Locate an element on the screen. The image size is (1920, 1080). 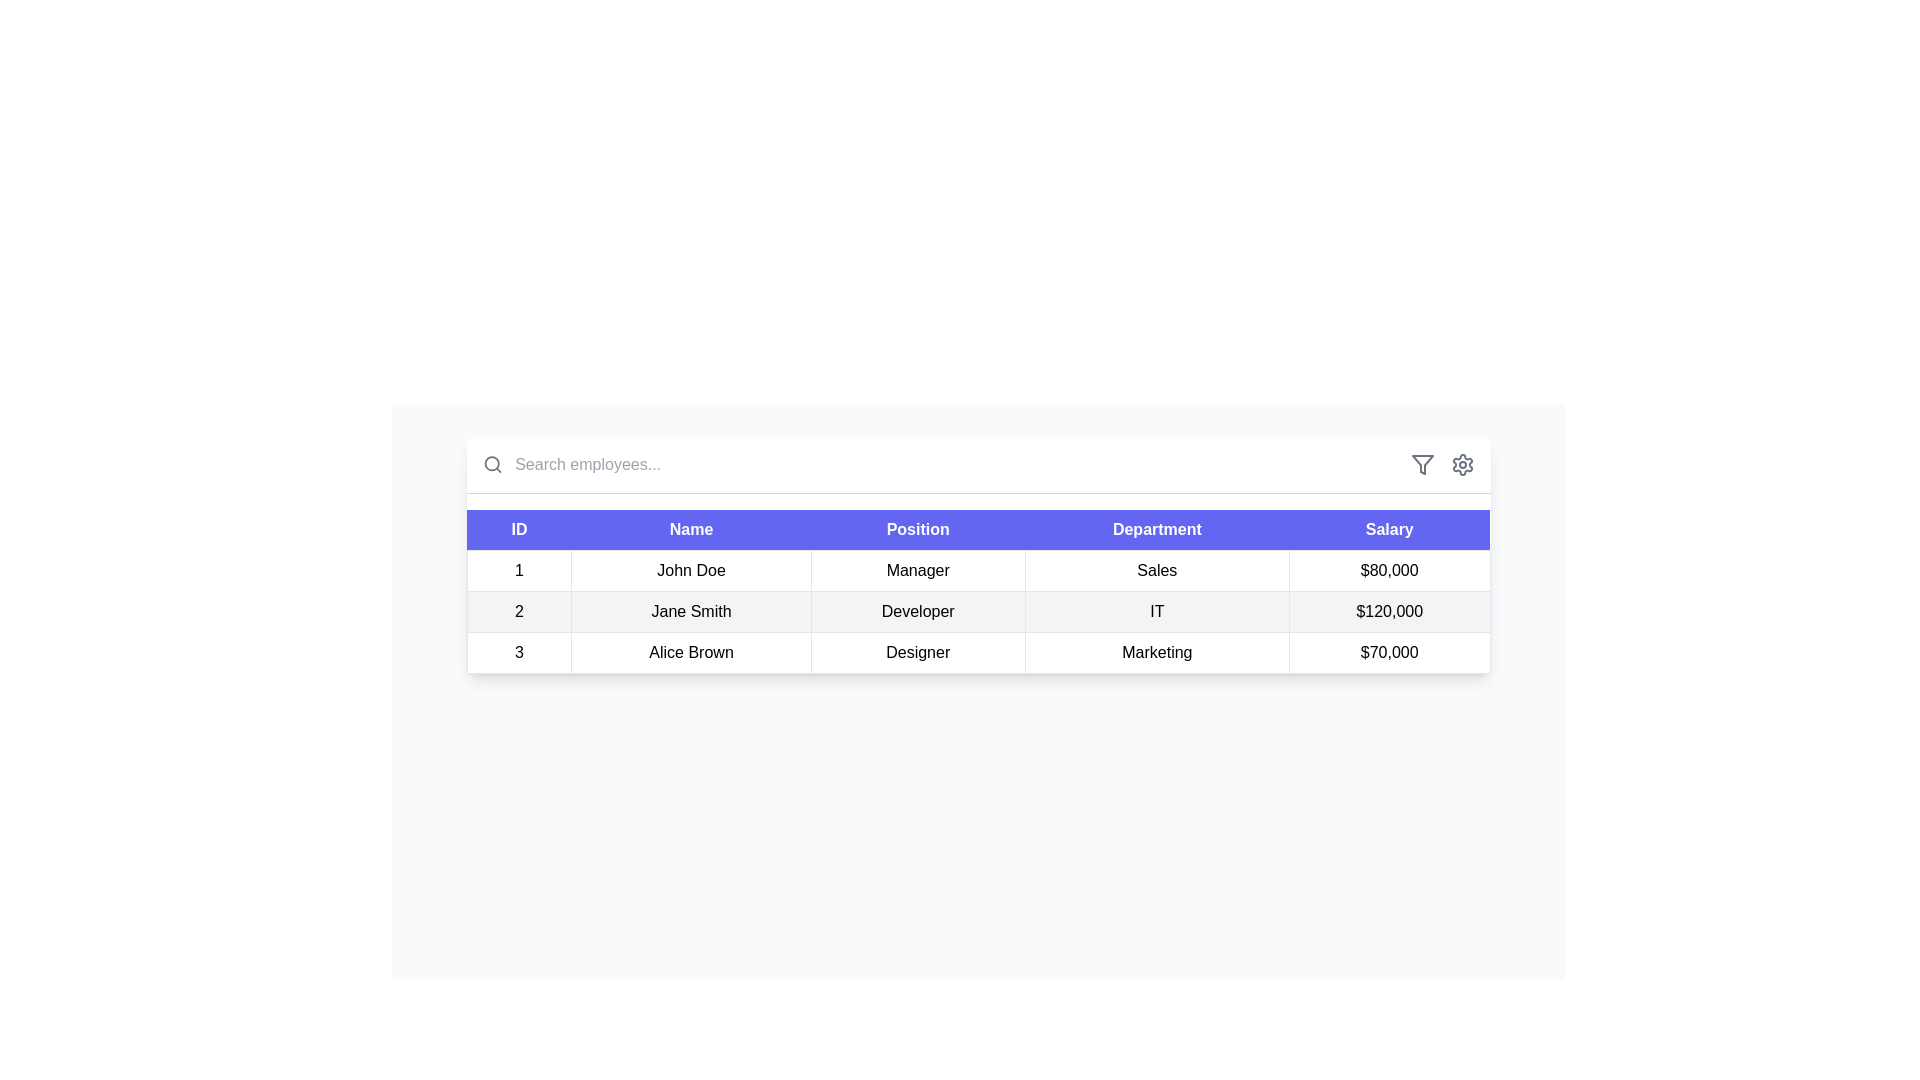
the static text label displaying the job position 'Developer' for employee 'Jane Smith' in the second row of the table is located at coordinates (917, 611).